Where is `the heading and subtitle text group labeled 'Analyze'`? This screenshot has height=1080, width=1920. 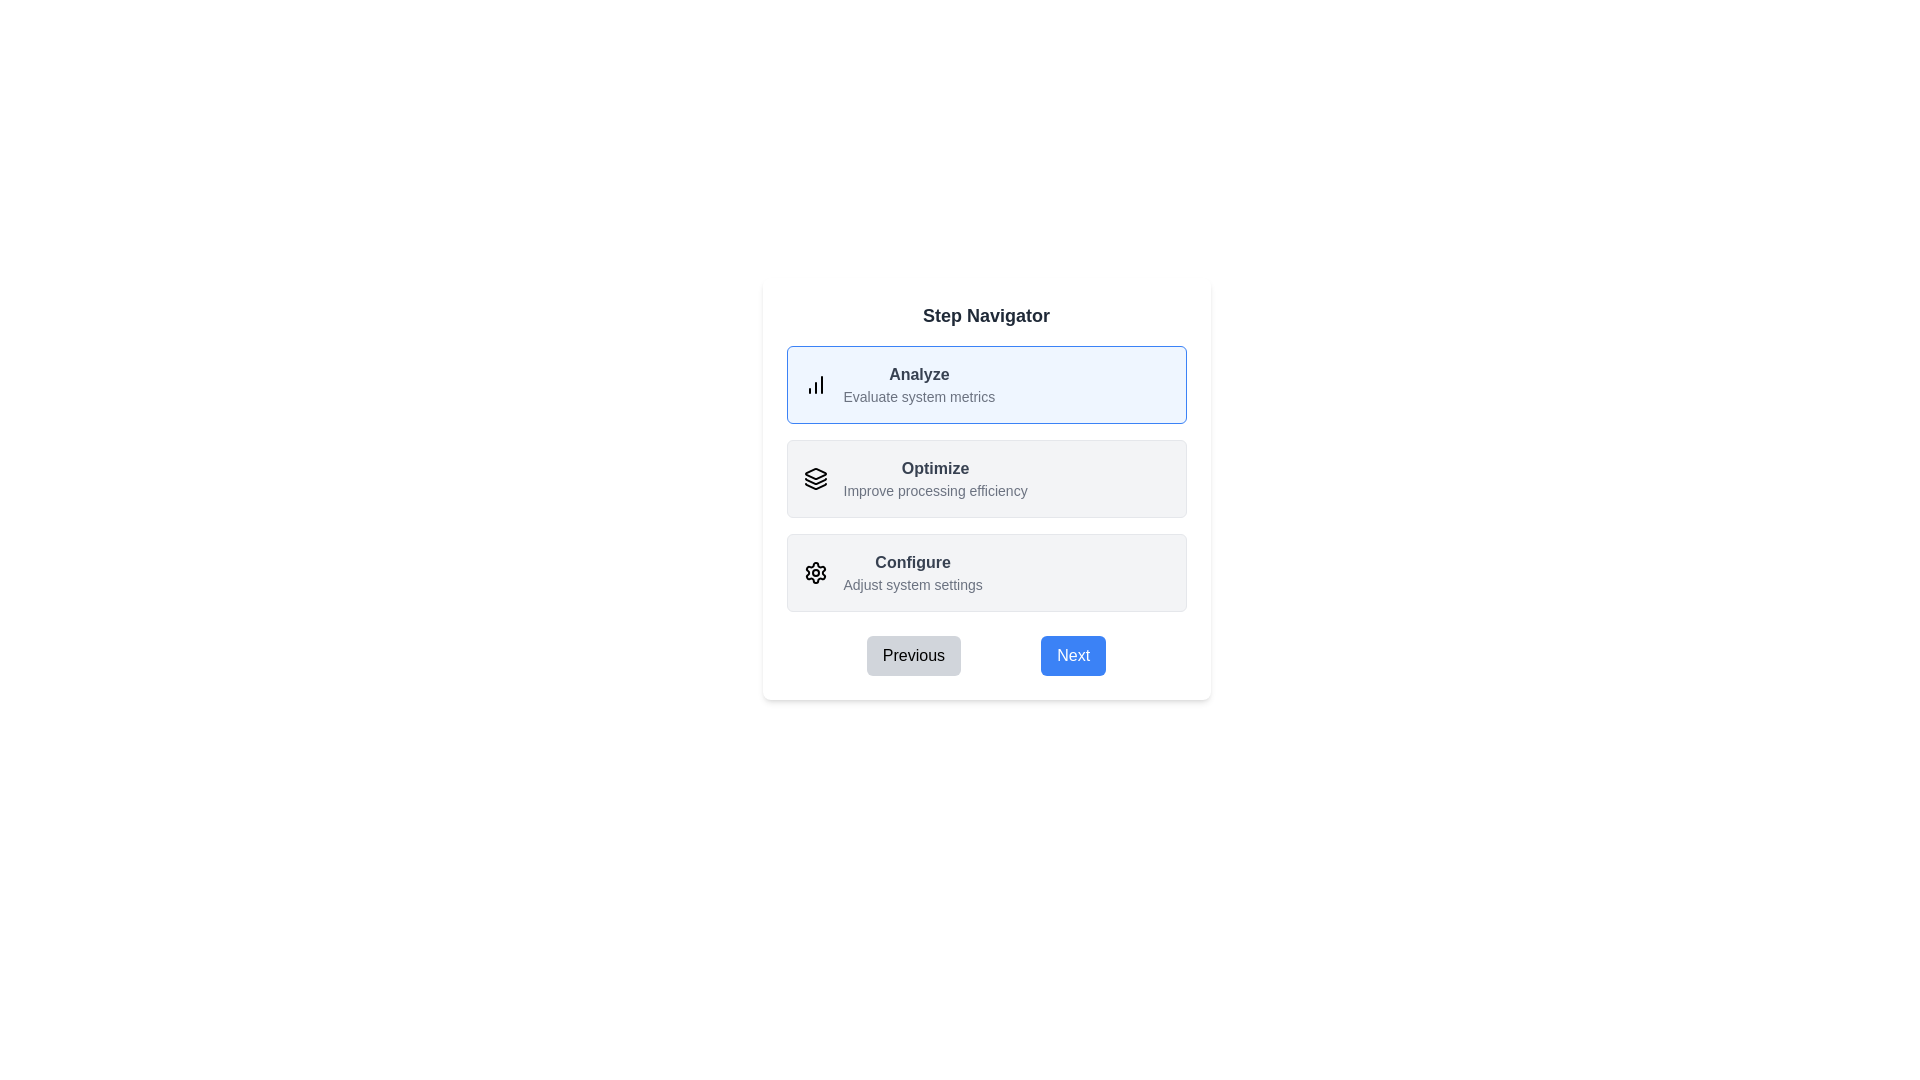 the heading and subtitle text group labeled 'Analyze' is located at coordinates (918, 385).